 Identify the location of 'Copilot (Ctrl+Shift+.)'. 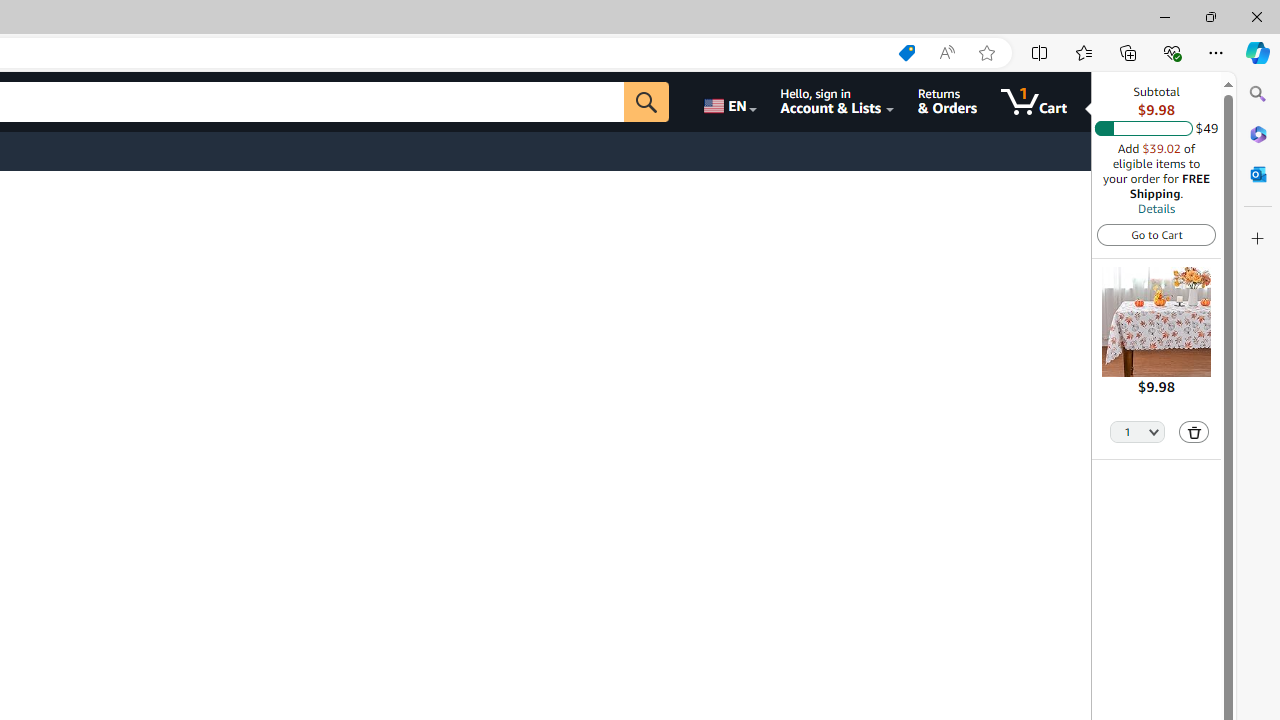
(1257, 51).